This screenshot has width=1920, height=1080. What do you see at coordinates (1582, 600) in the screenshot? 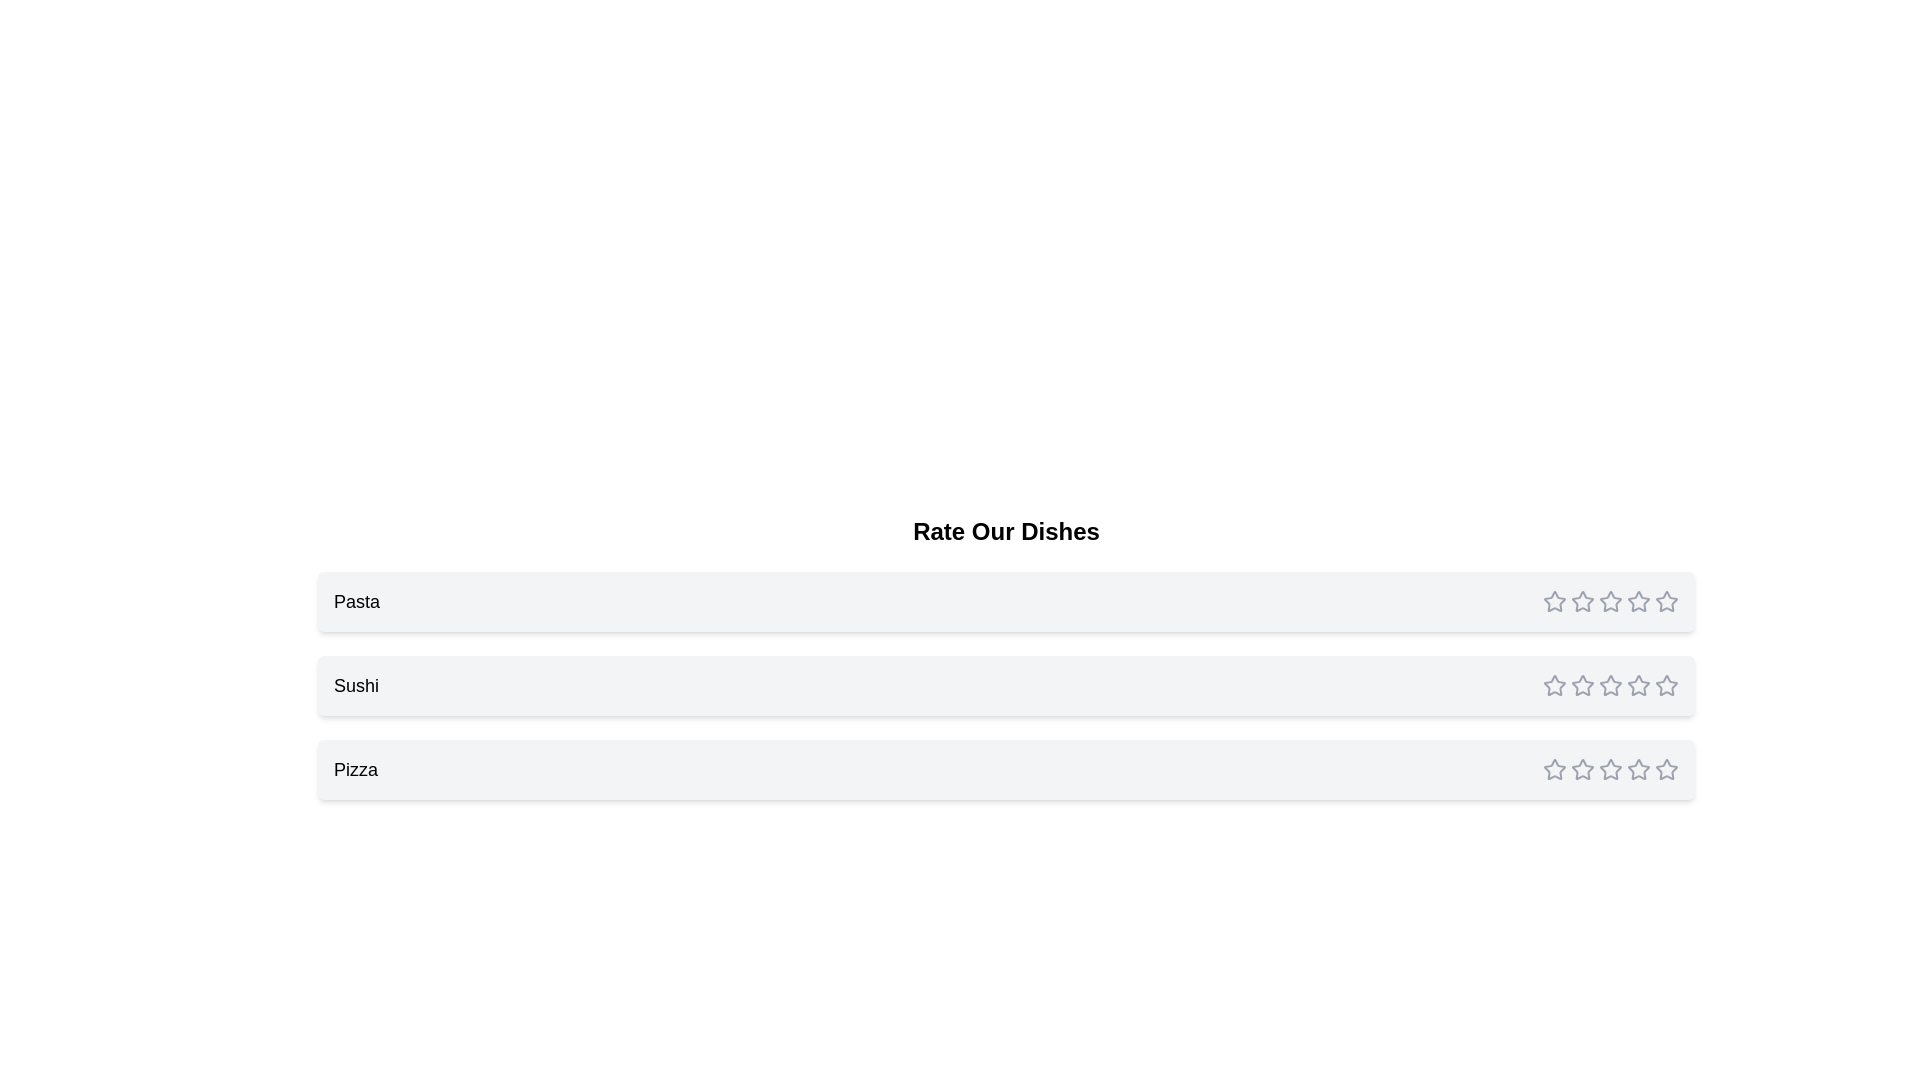
I see `the second star icon in the rating control for the 'Pasta' entry to rate it` at bounding box center [1582, 600].